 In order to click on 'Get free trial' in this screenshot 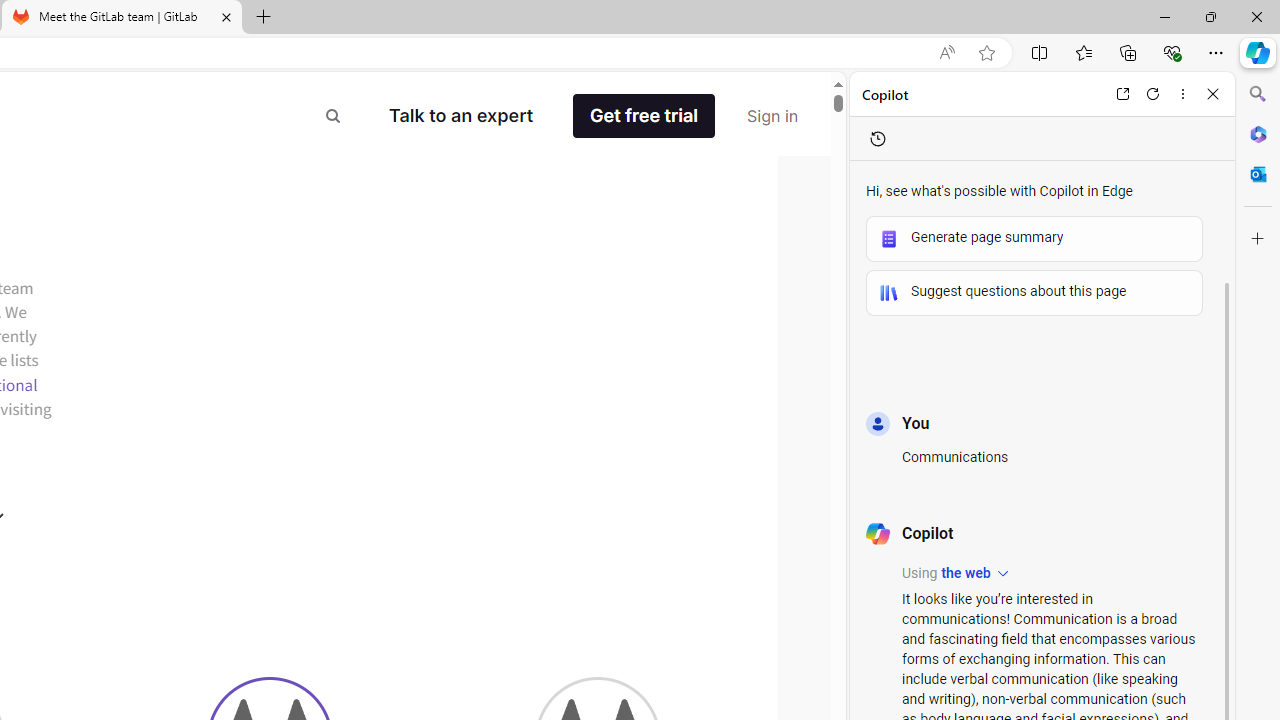, I will do `click(644, 116)`.